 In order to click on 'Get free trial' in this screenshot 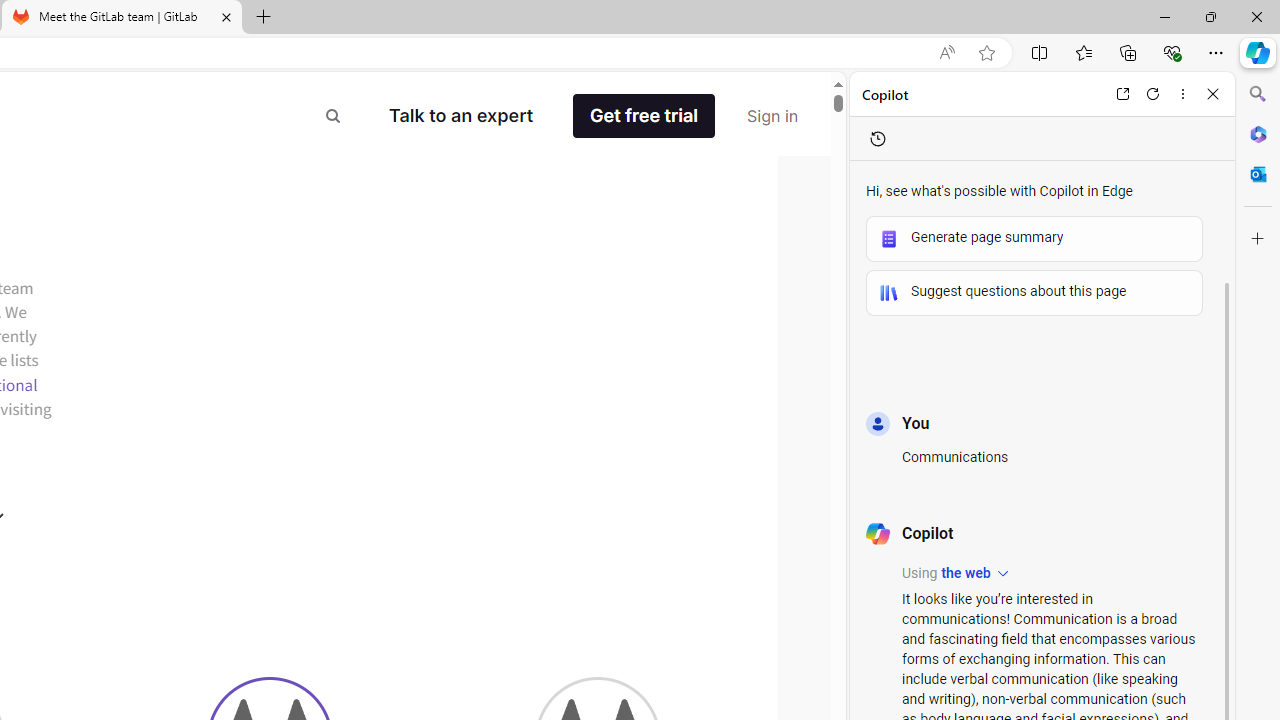, I will do `click(644, 116)`.